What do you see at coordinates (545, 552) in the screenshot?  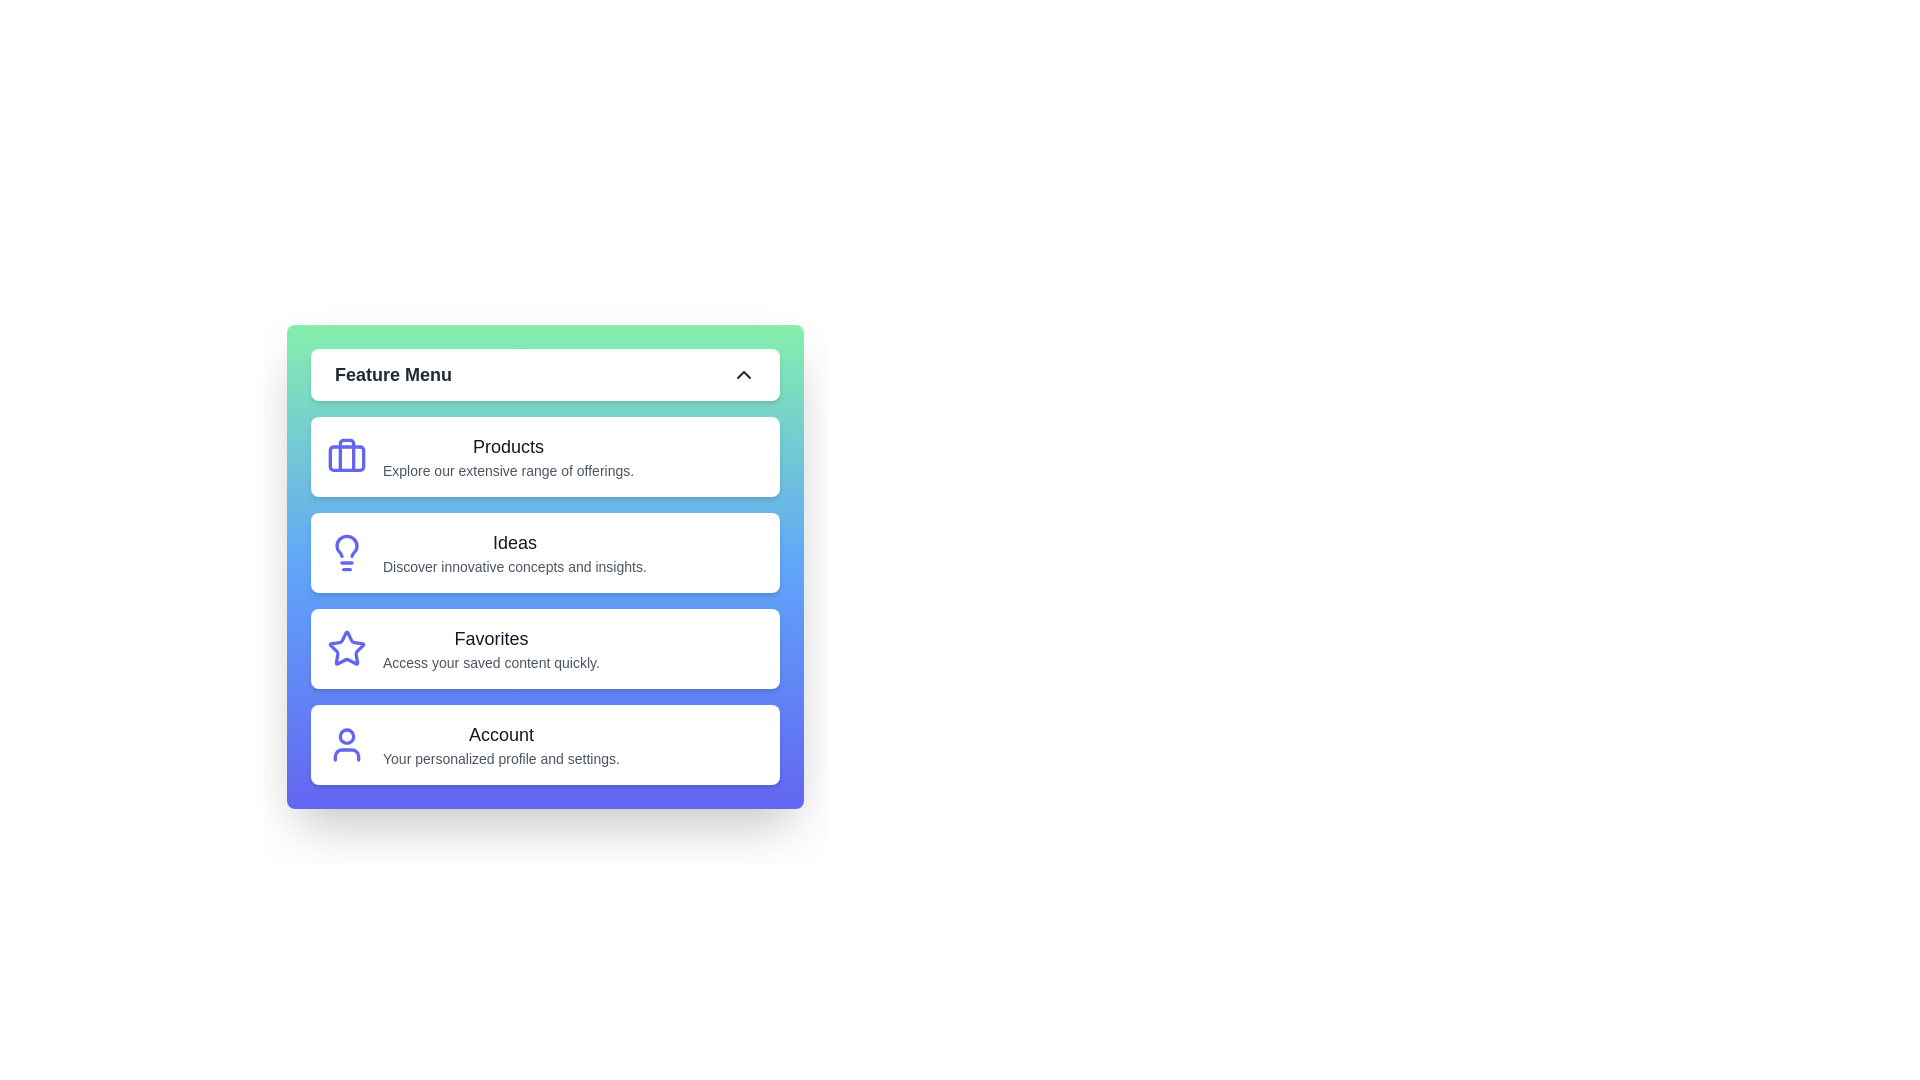 I see `the menu item Ideas from the Feature Menu` at bounding box center [545, 552].